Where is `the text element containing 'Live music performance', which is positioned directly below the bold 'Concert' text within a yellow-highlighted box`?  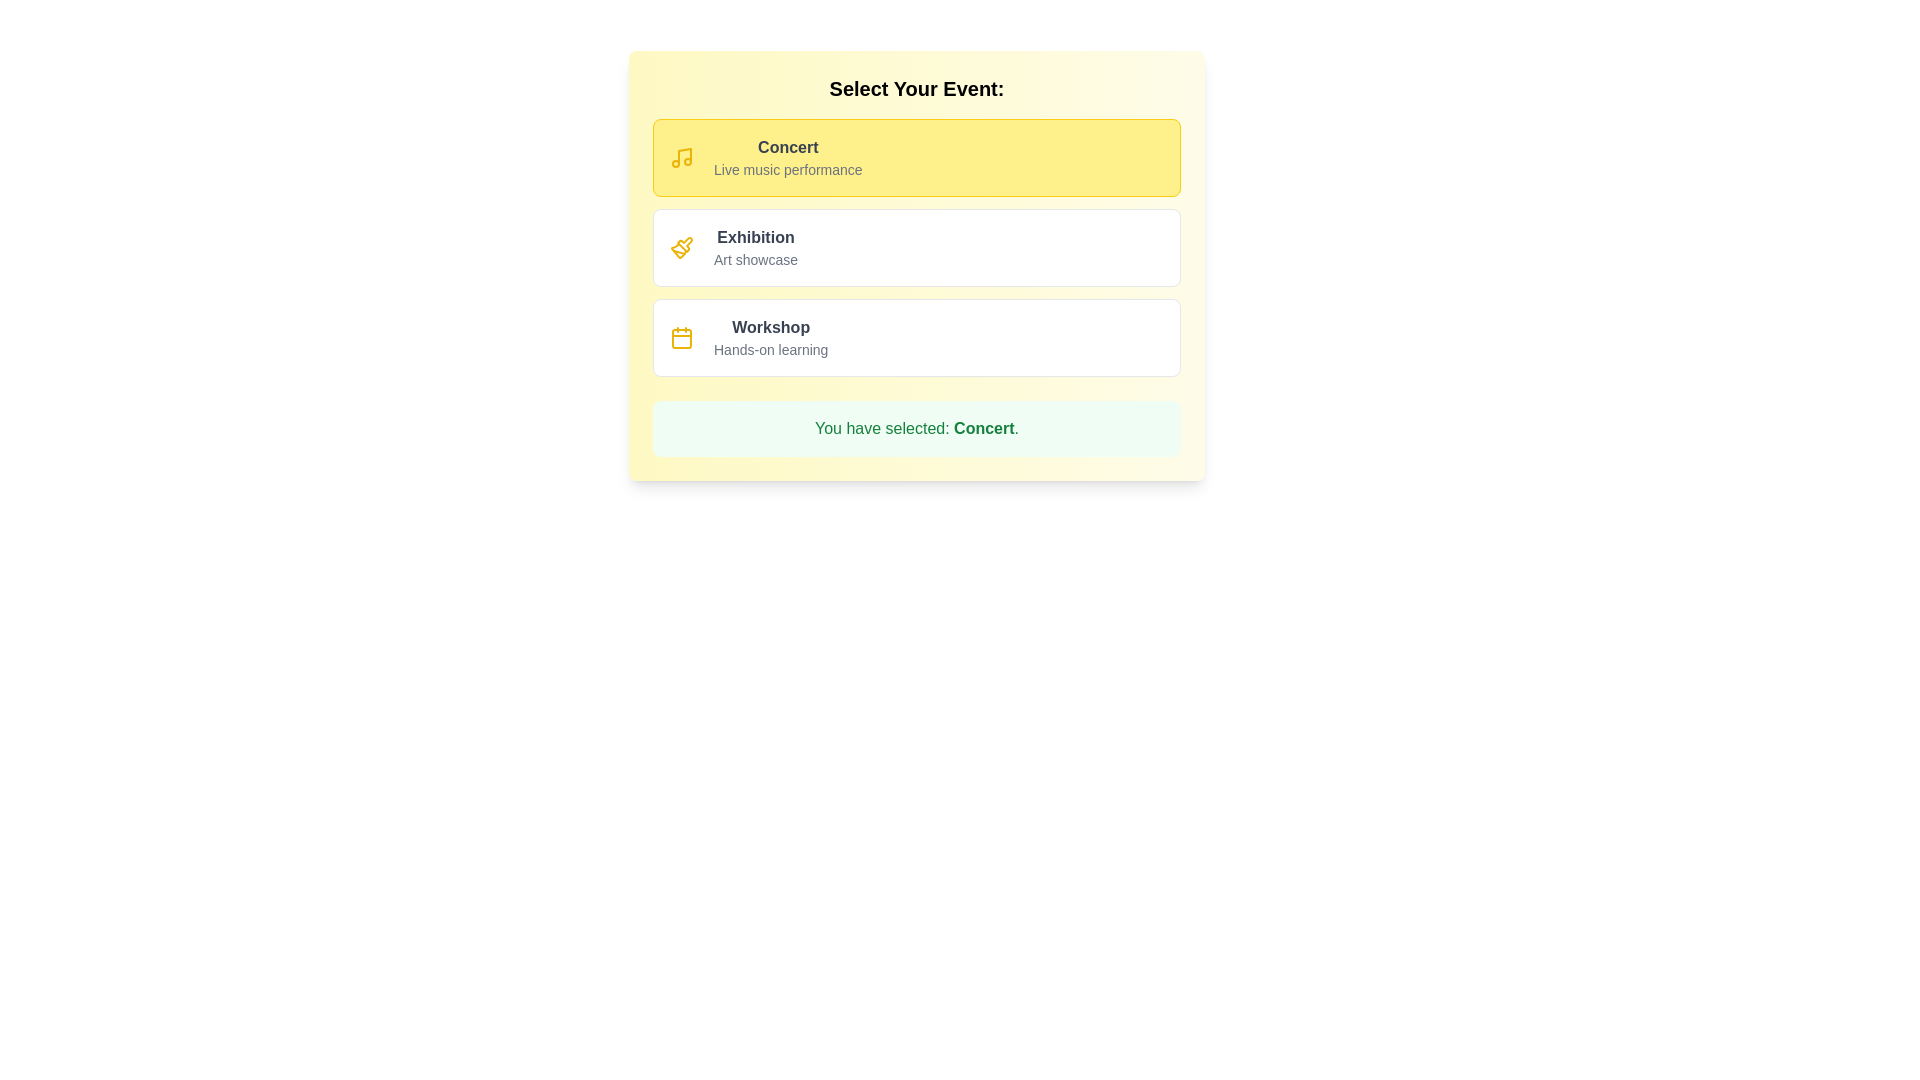
the text element containing 'Live music performance', which is positioned directly below the bold 'Concert' text within a yellow-highlighted box is located at coordinates (787, 168).